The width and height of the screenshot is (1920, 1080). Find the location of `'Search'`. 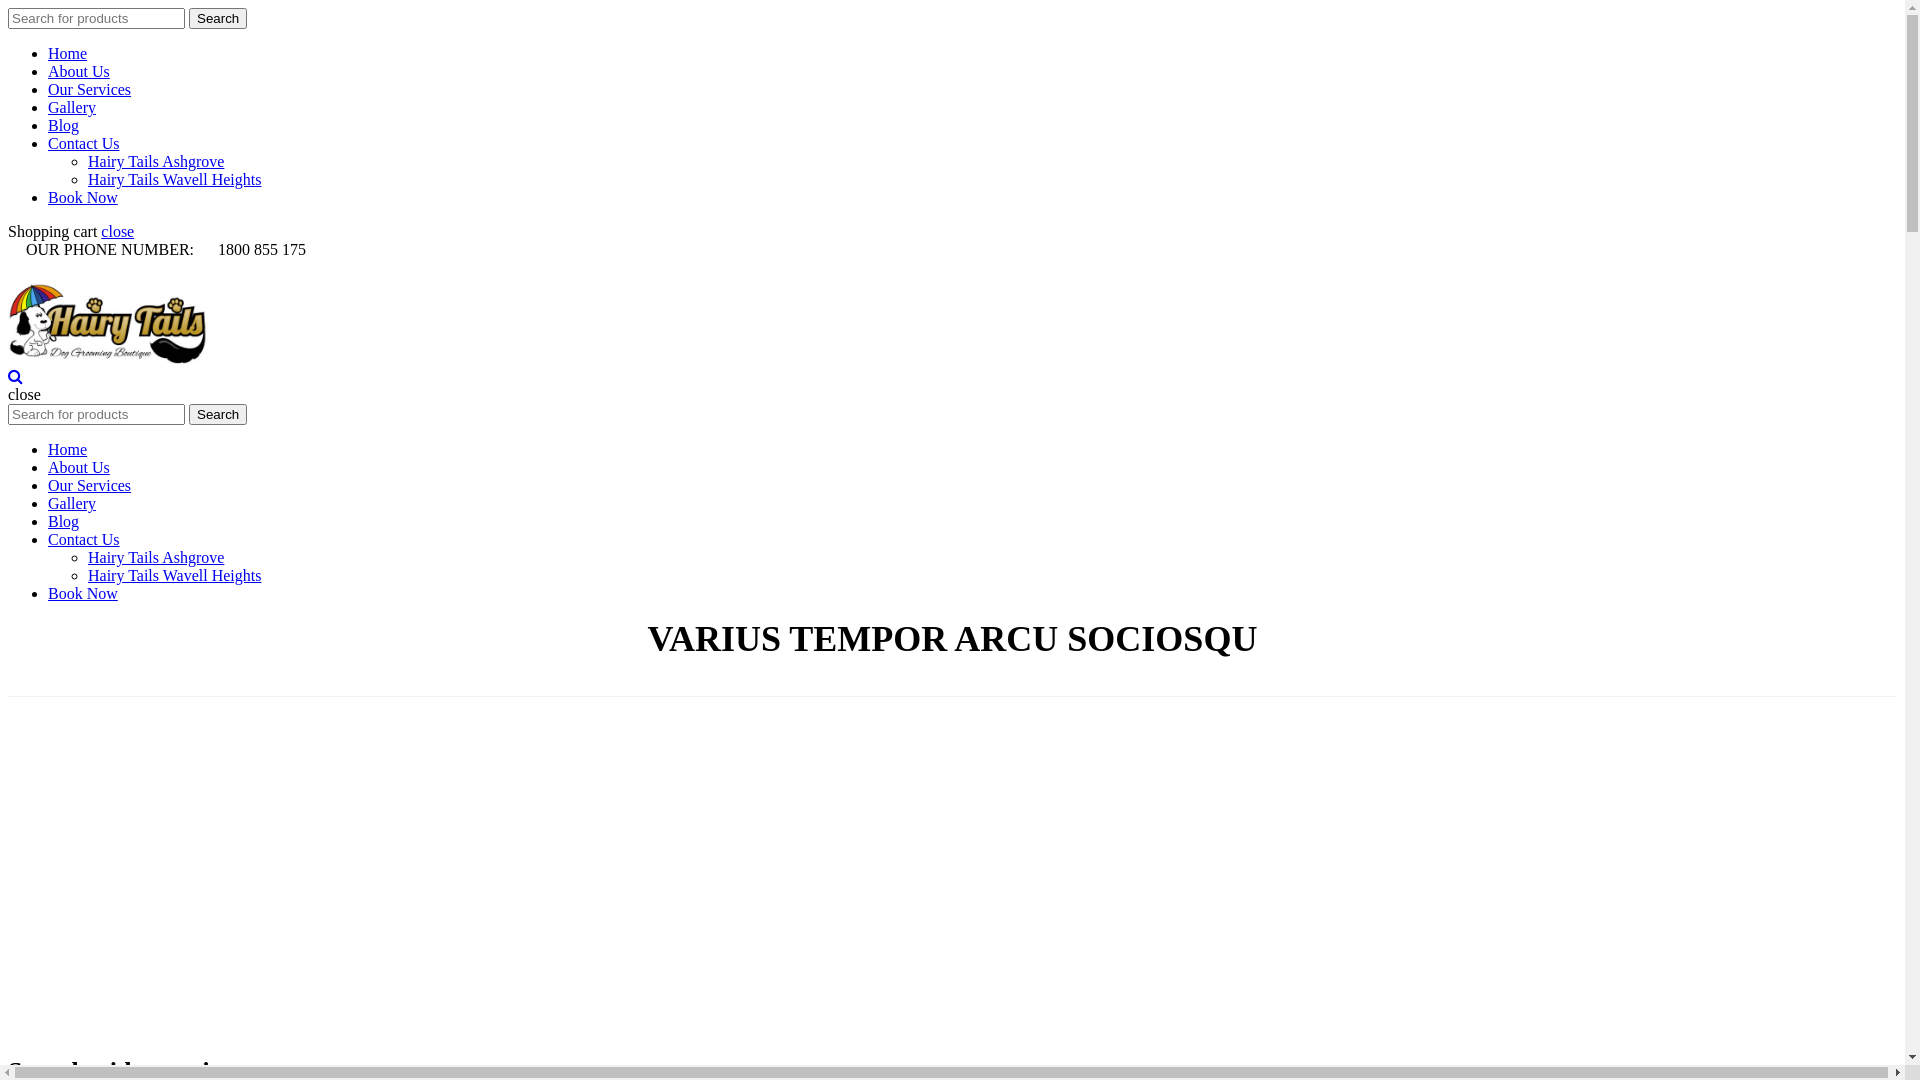

'Search' is located at coordinates (217, 413).